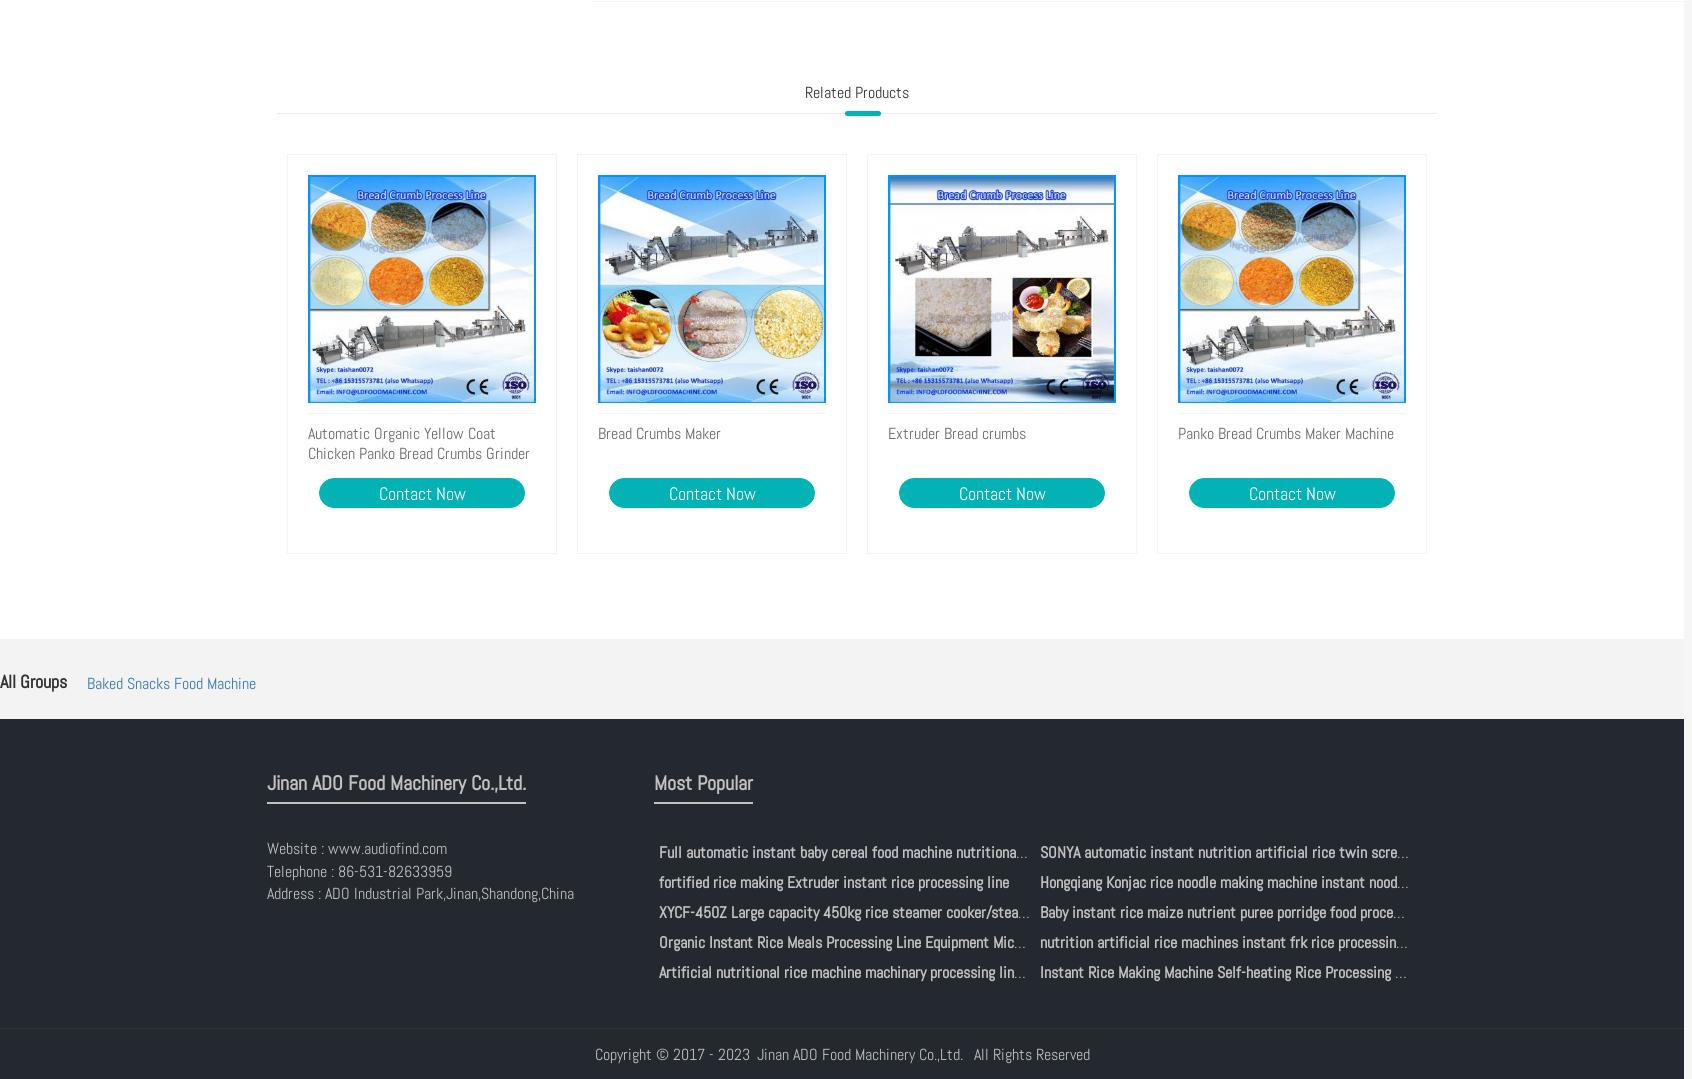  What do you see at coordinates (420, 892) in the screenshot?
I see `'Address : ADO Industrial Park,Jinan,Shandong,China'` at bounding box center [420, 892].